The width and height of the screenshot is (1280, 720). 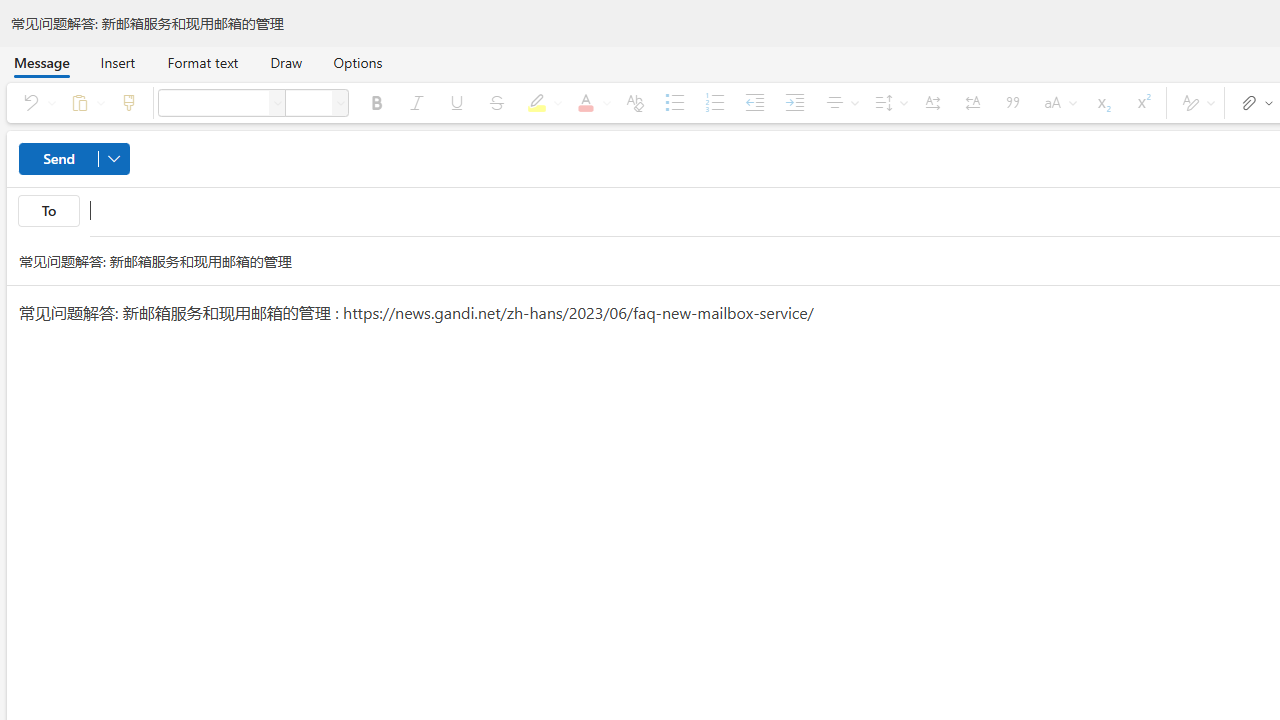 What do you see at coordinates (793, 102) in the screenshot?
I see `'Increase indent'` at bounding box center [793, 102].